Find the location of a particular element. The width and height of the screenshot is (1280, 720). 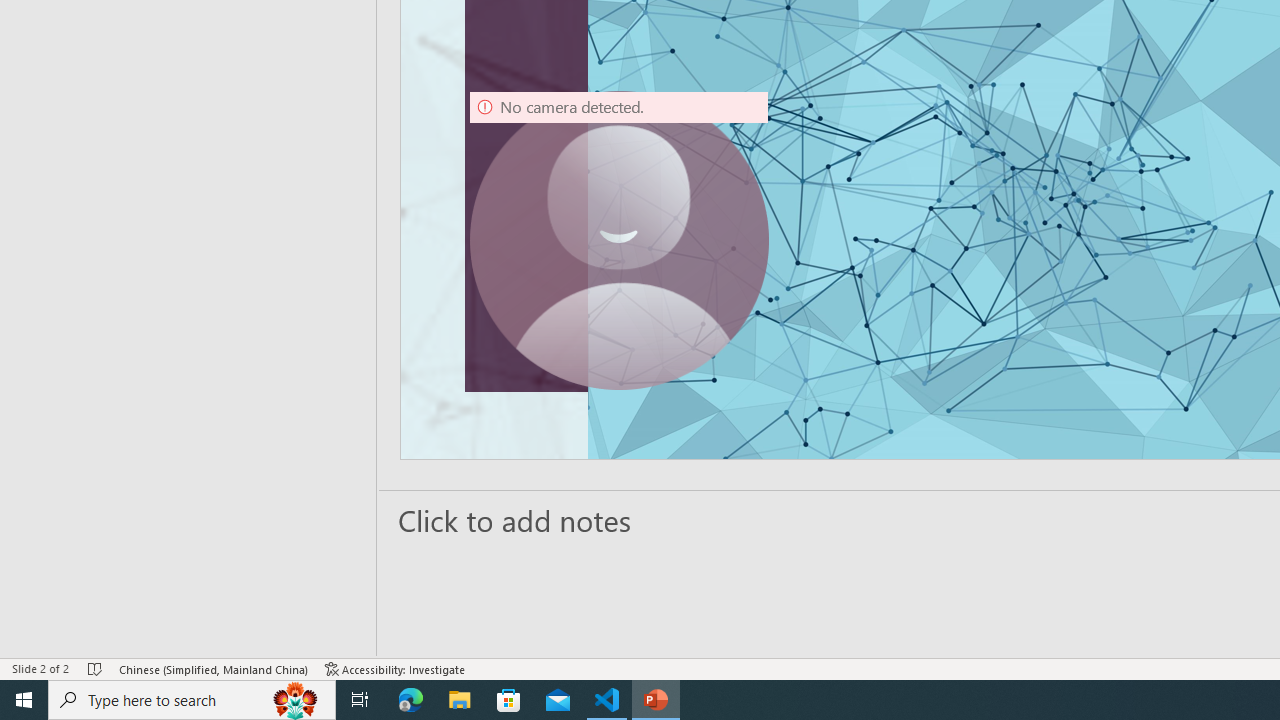

'Camera 9, No camera detected.' is located at coordinates (618, 239).